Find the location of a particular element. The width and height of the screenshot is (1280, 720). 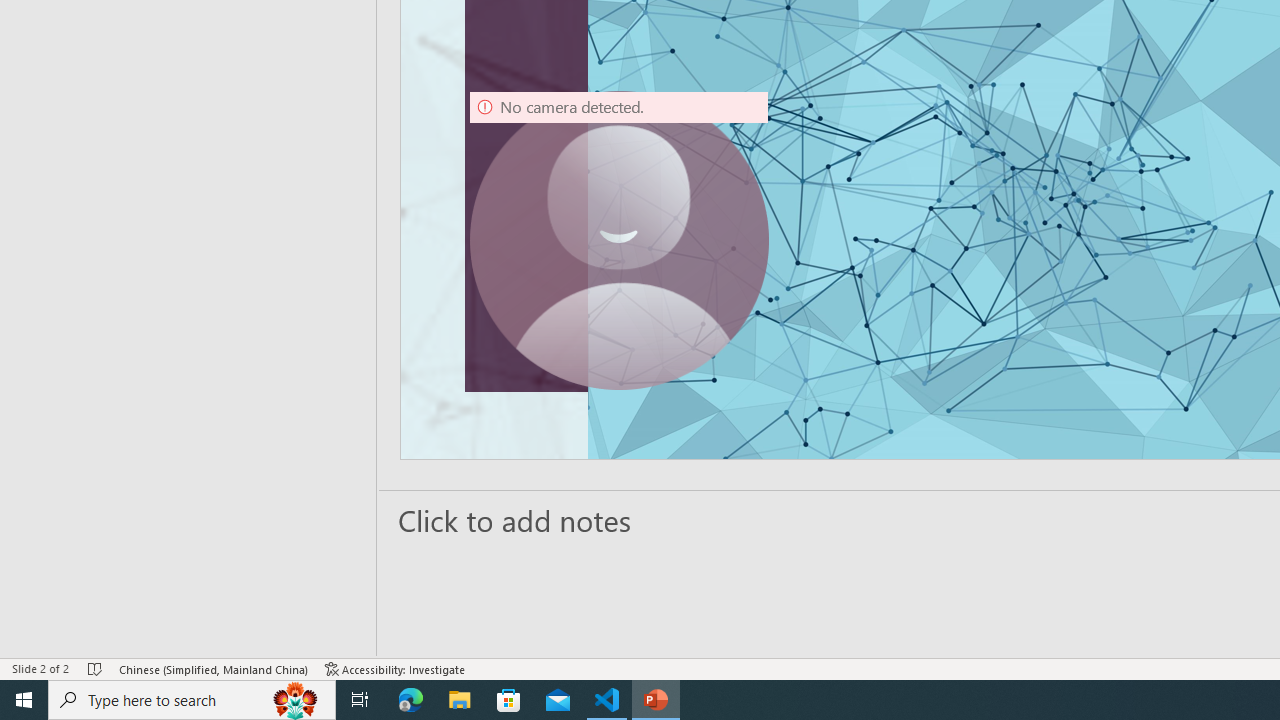

'Camera 9, No camera detected.' is located at coordinates (618, 239).